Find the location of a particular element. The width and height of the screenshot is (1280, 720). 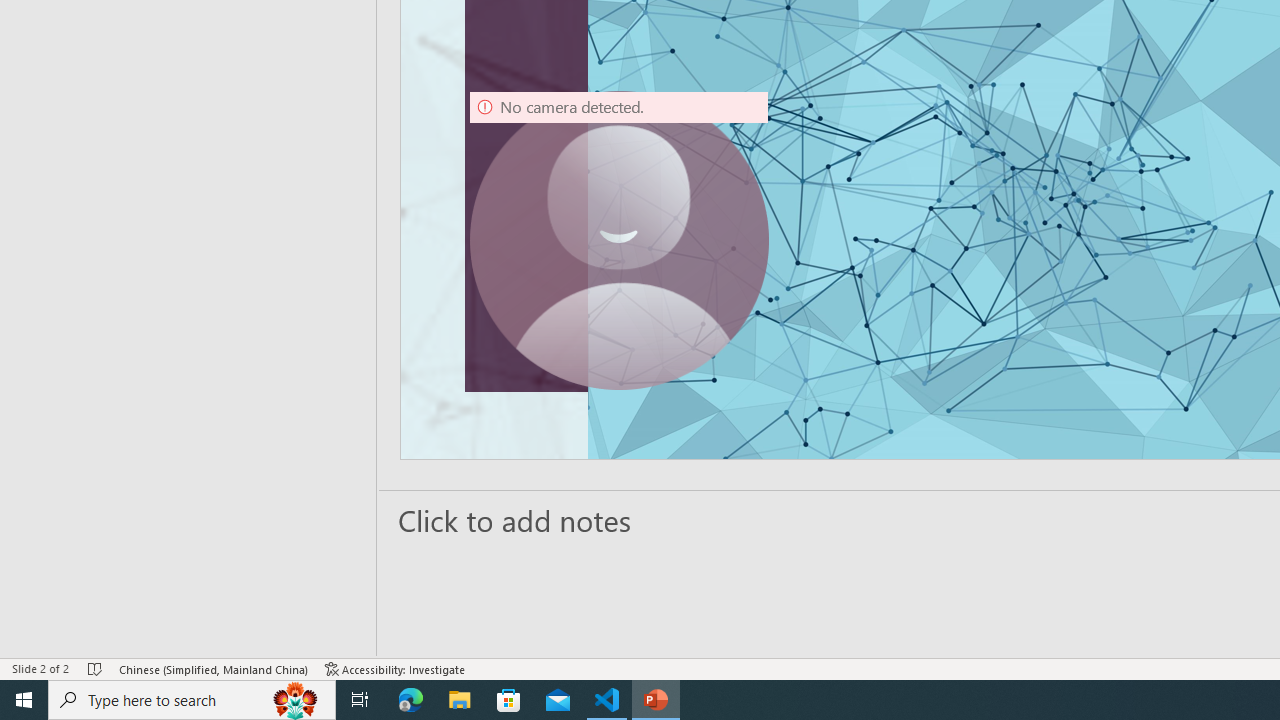

'Camera 9, No camera detected.' is located at coordinates (618, 239).